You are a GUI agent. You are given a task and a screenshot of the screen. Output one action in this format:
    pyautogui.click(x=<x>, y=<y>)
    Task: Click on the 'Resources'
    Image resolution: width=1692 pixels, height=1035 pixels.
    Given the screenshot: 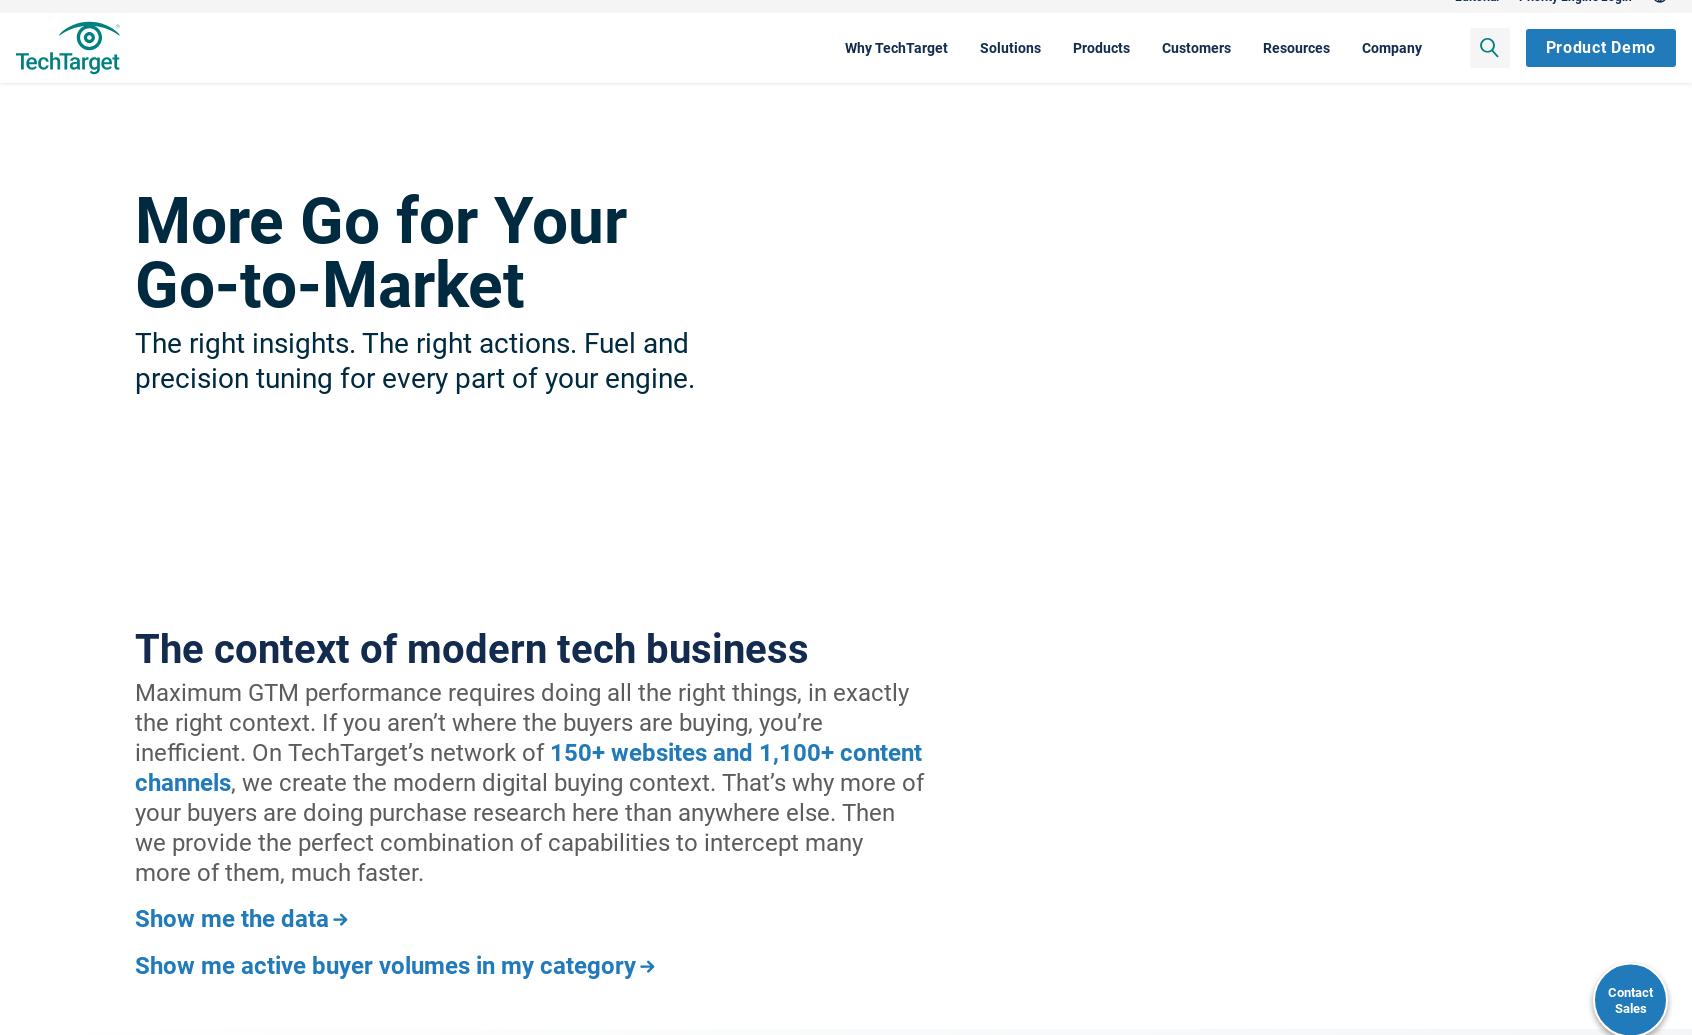 What is the action you would take?
    pyautogui.click(x=1141, y=66)
    